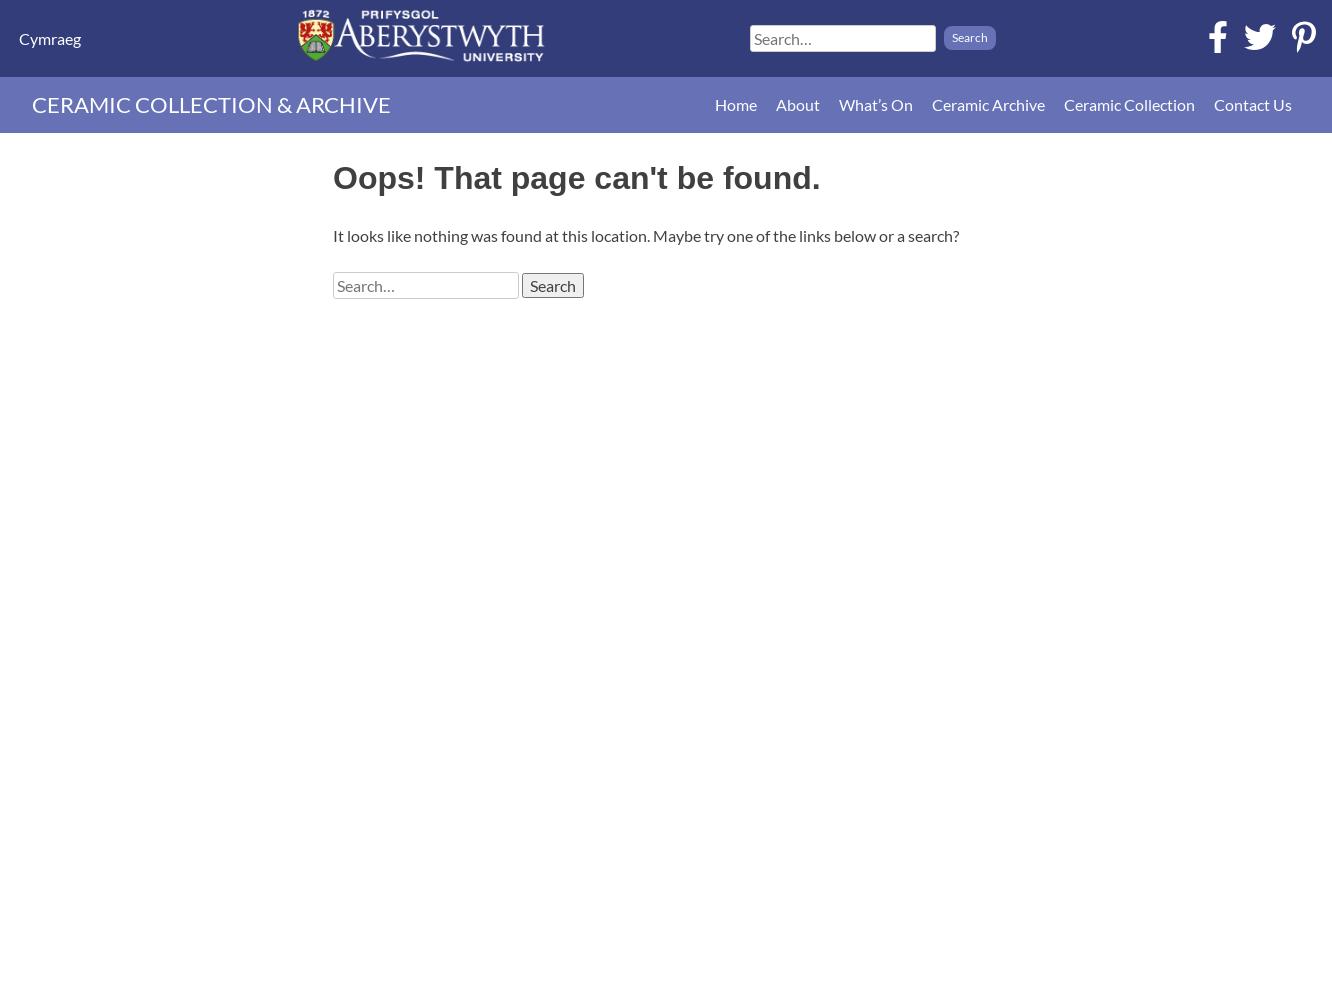  Describe the element at coordinates (333, 178) in the screenshot. I see `'Oops! That page can't be found.'` at that location.